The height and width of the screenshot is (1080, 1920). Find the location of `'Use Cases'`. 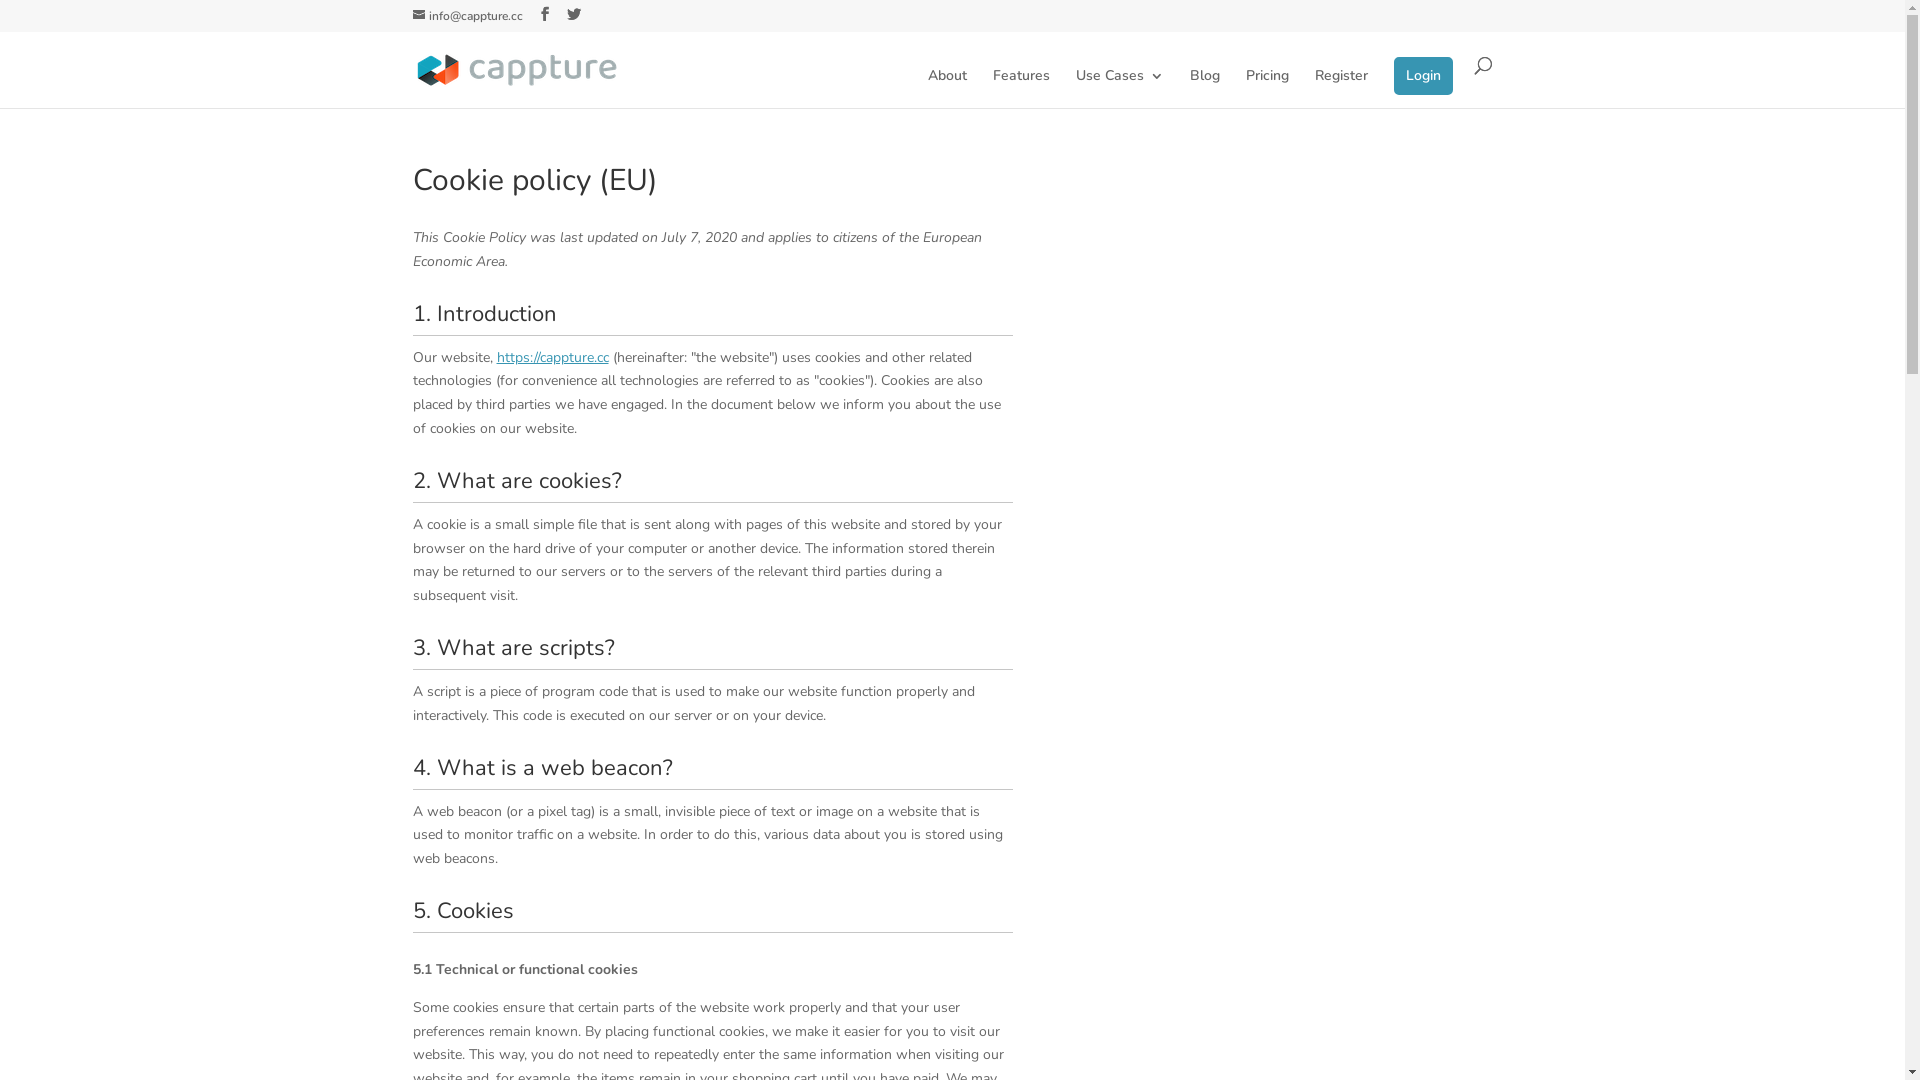

'Use Cases' is located at coordinates (1074, 87).